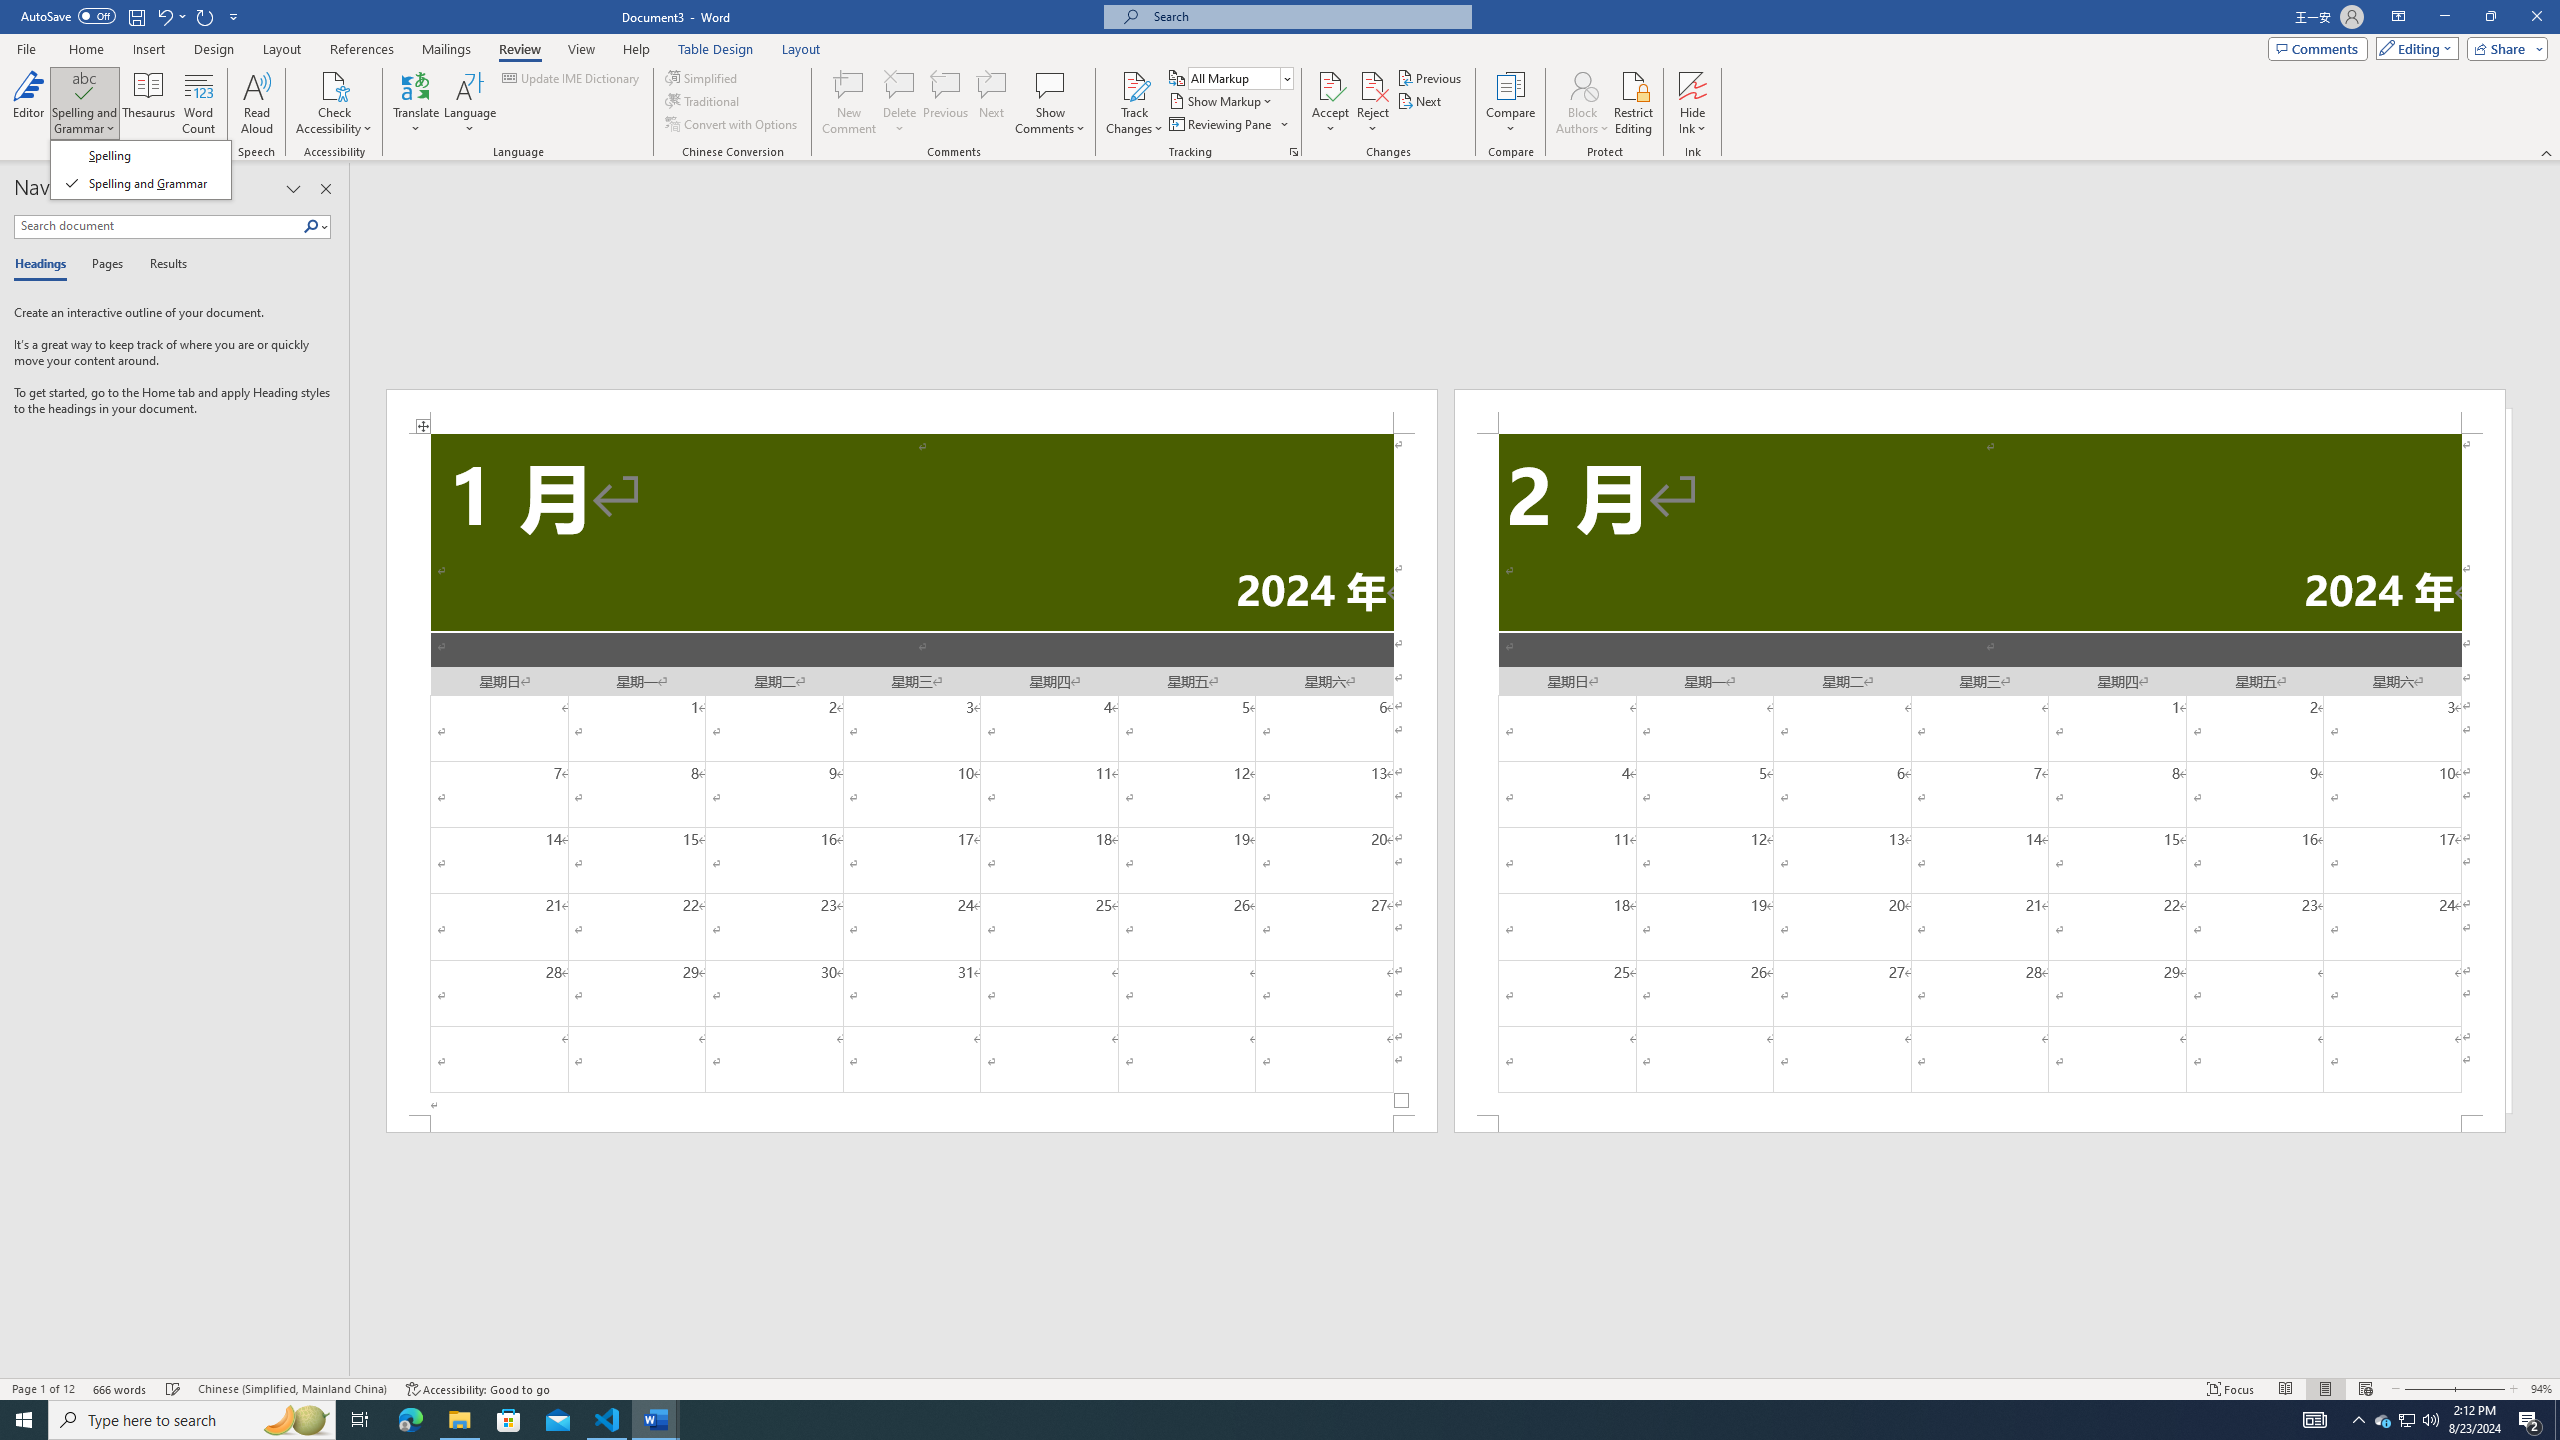 The height and width of the screenshot is (1440, 2560). I want to click on 'Thesaurus...', so click(148, 103).